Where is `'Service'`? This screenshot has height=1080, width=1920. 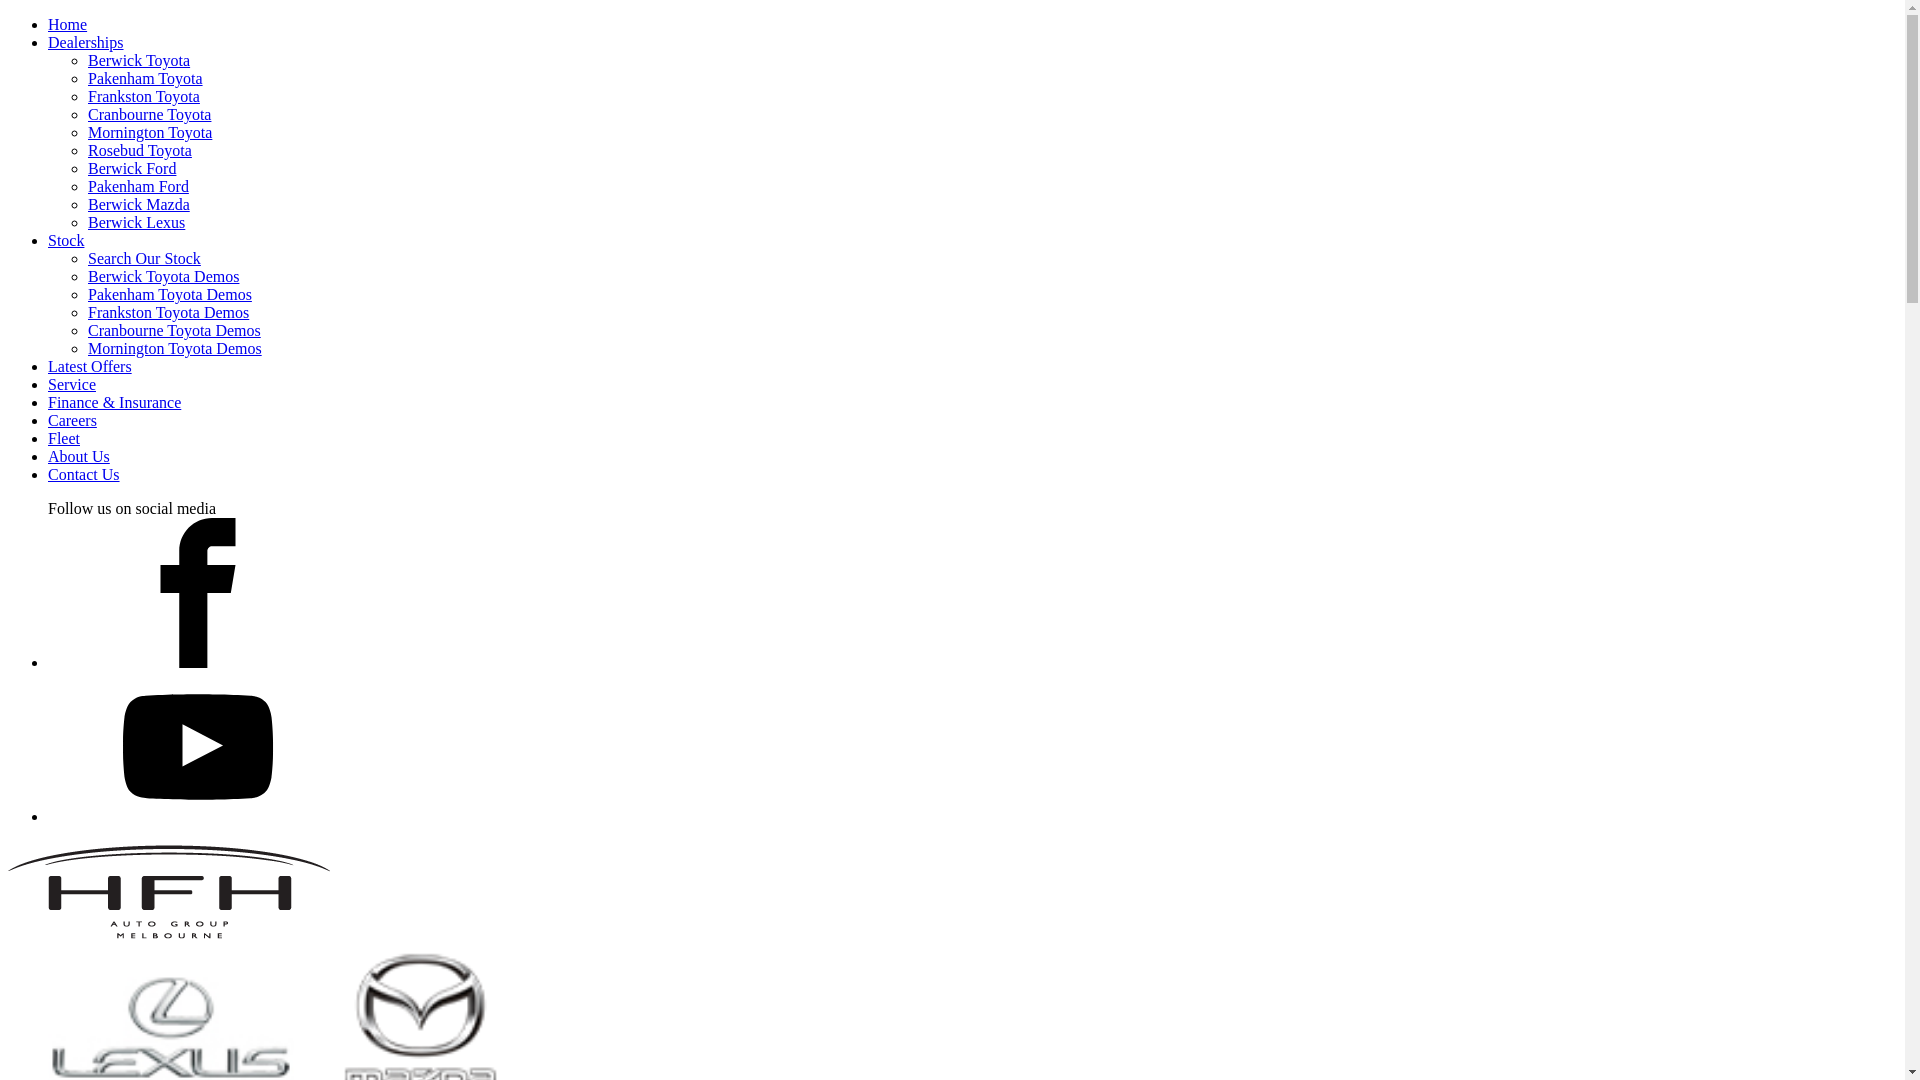 'Service' is located at coordinates (72, 384).